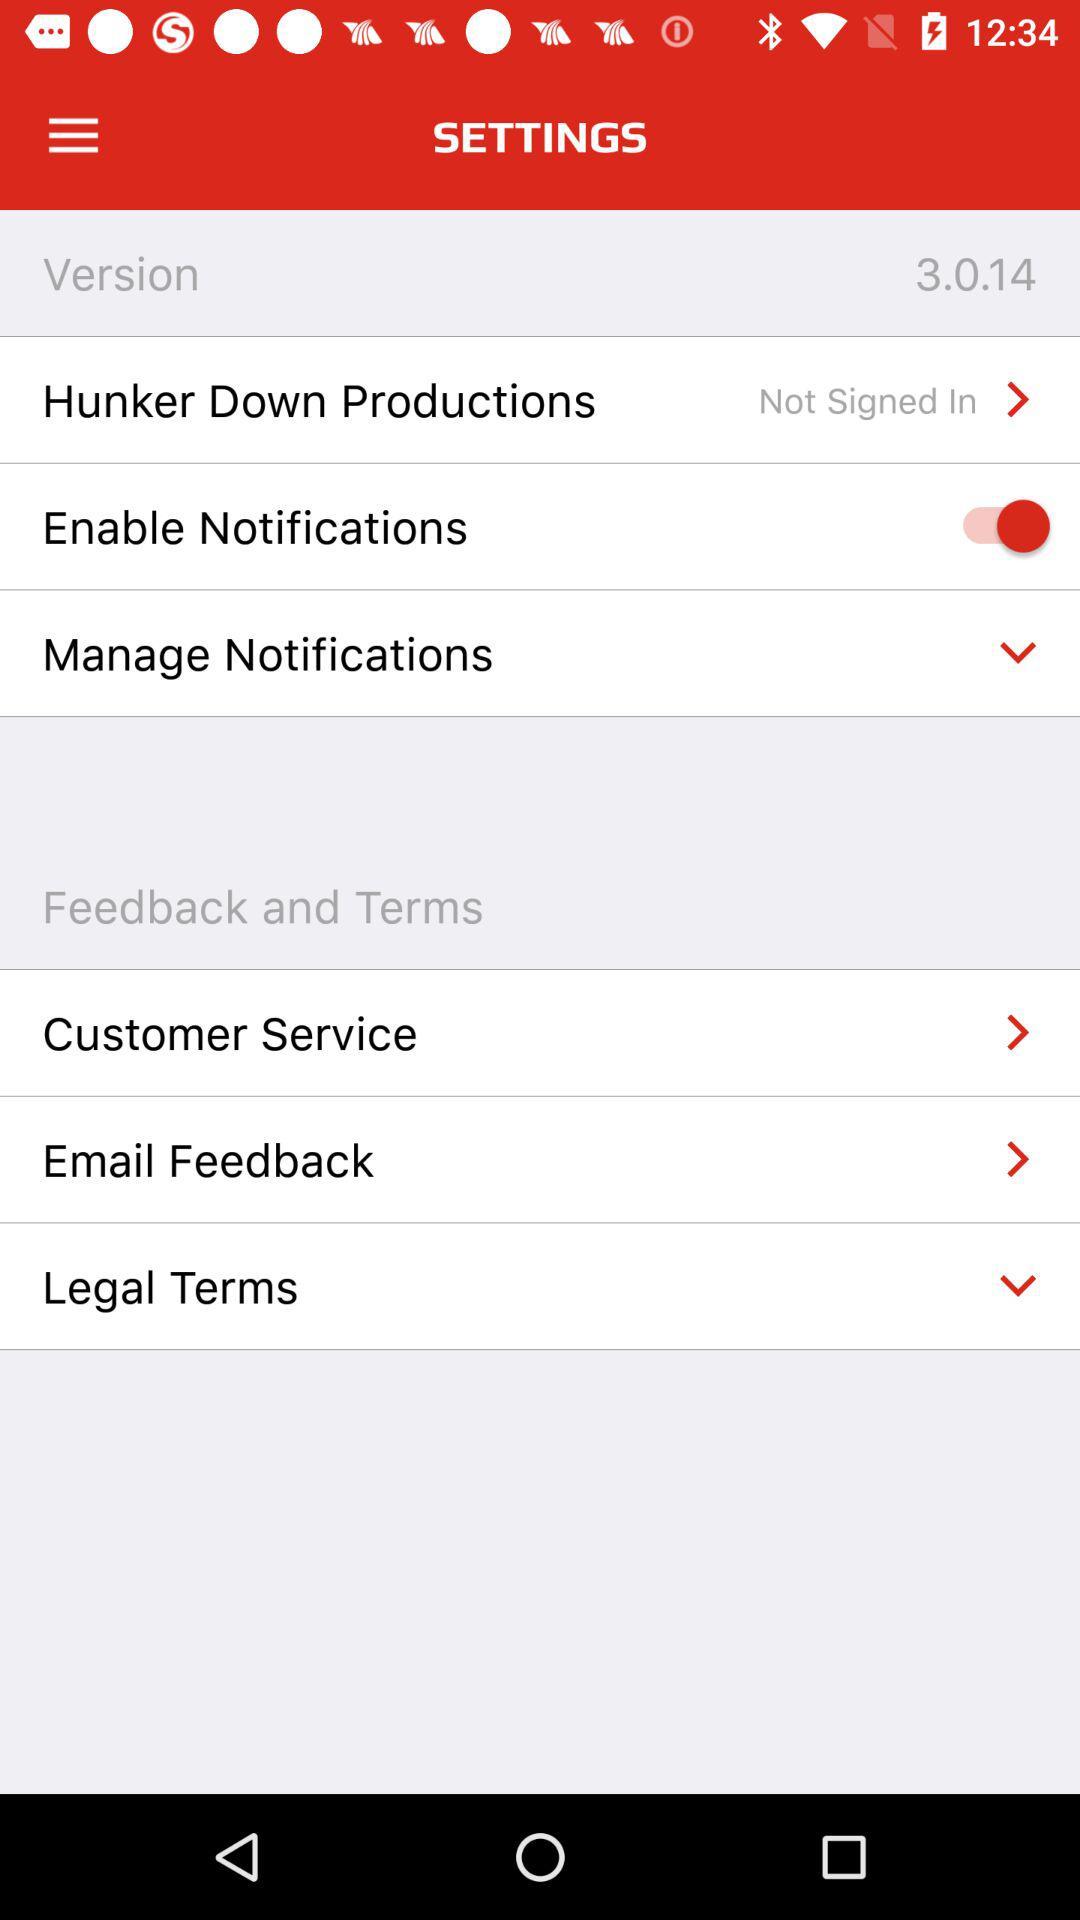  What do you see at coordinates (996, 526) in the screenshot?
I see `notifications on/off` at bounding box center [996, 526].